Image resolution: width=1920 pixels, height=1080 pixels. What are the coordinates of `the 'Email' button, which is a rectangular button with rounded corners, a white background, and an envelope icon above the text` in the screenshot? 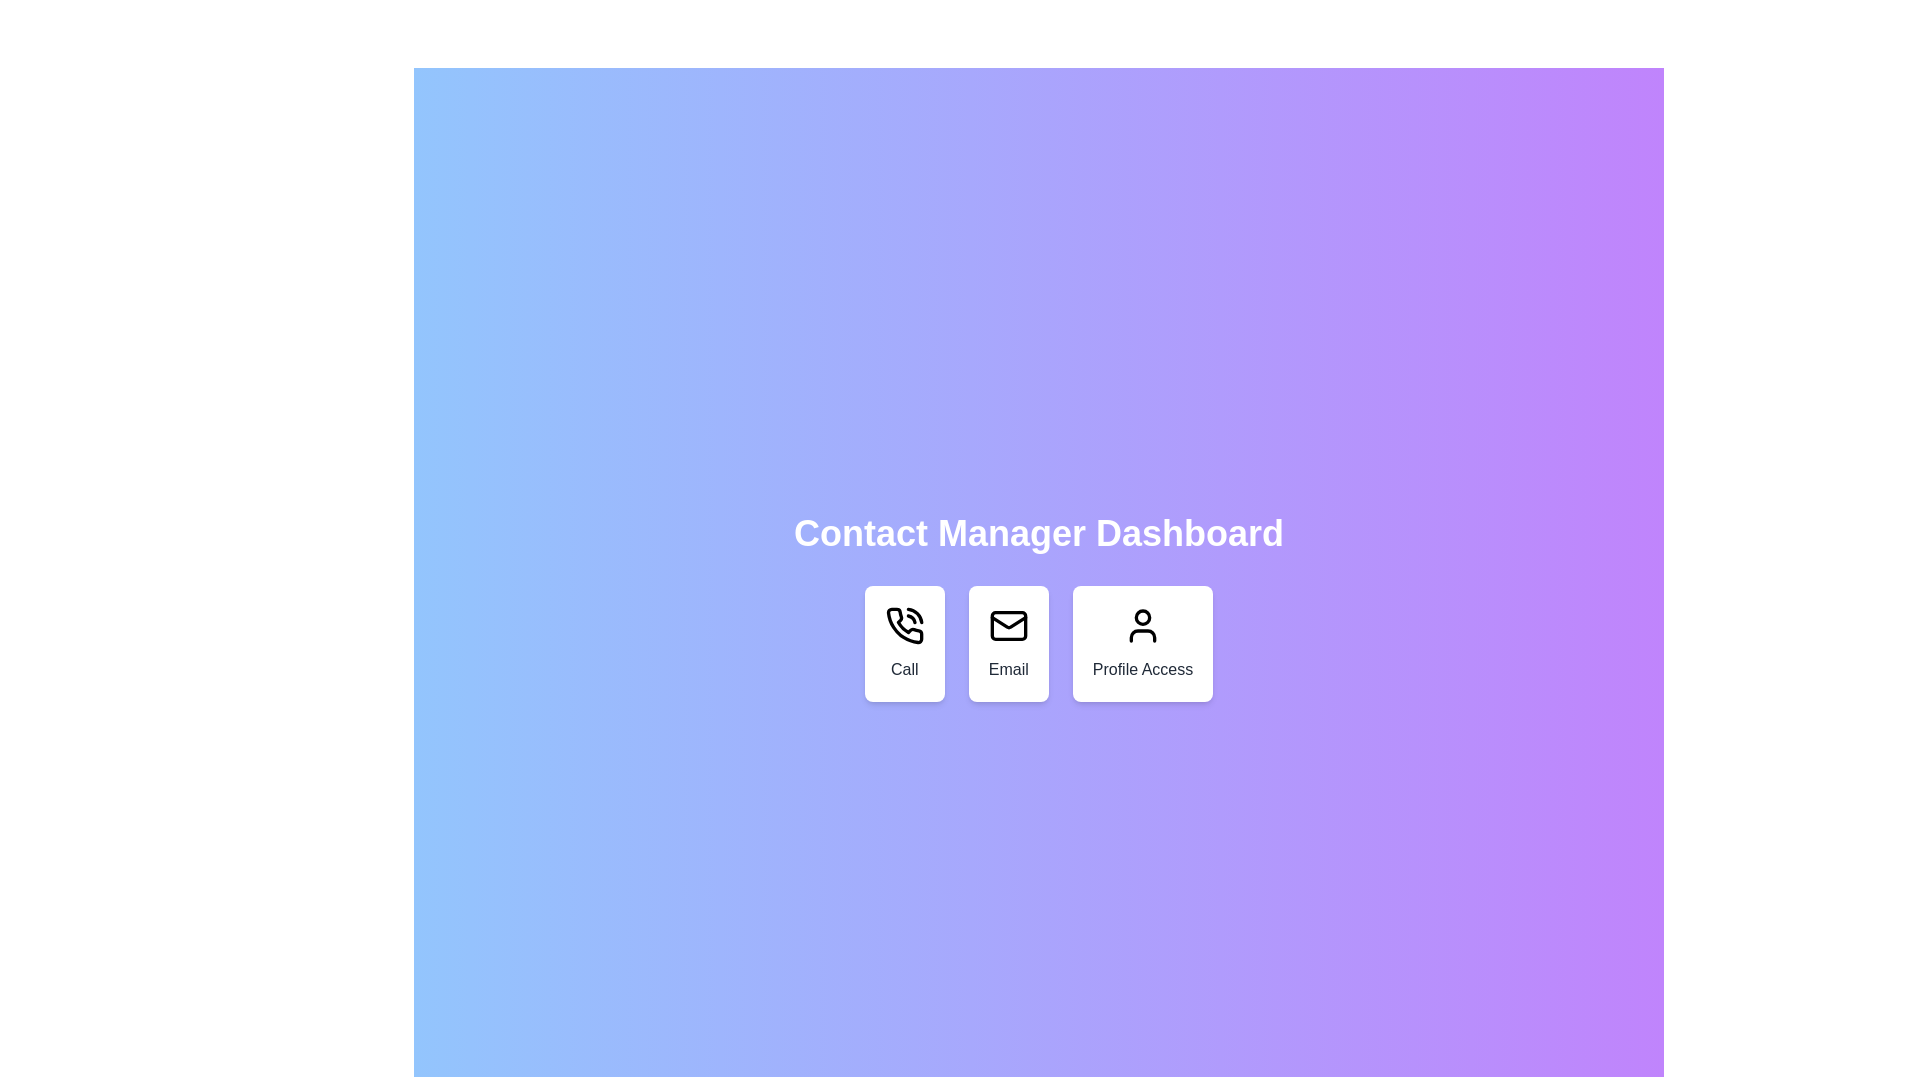 It's located at (1008, 644).